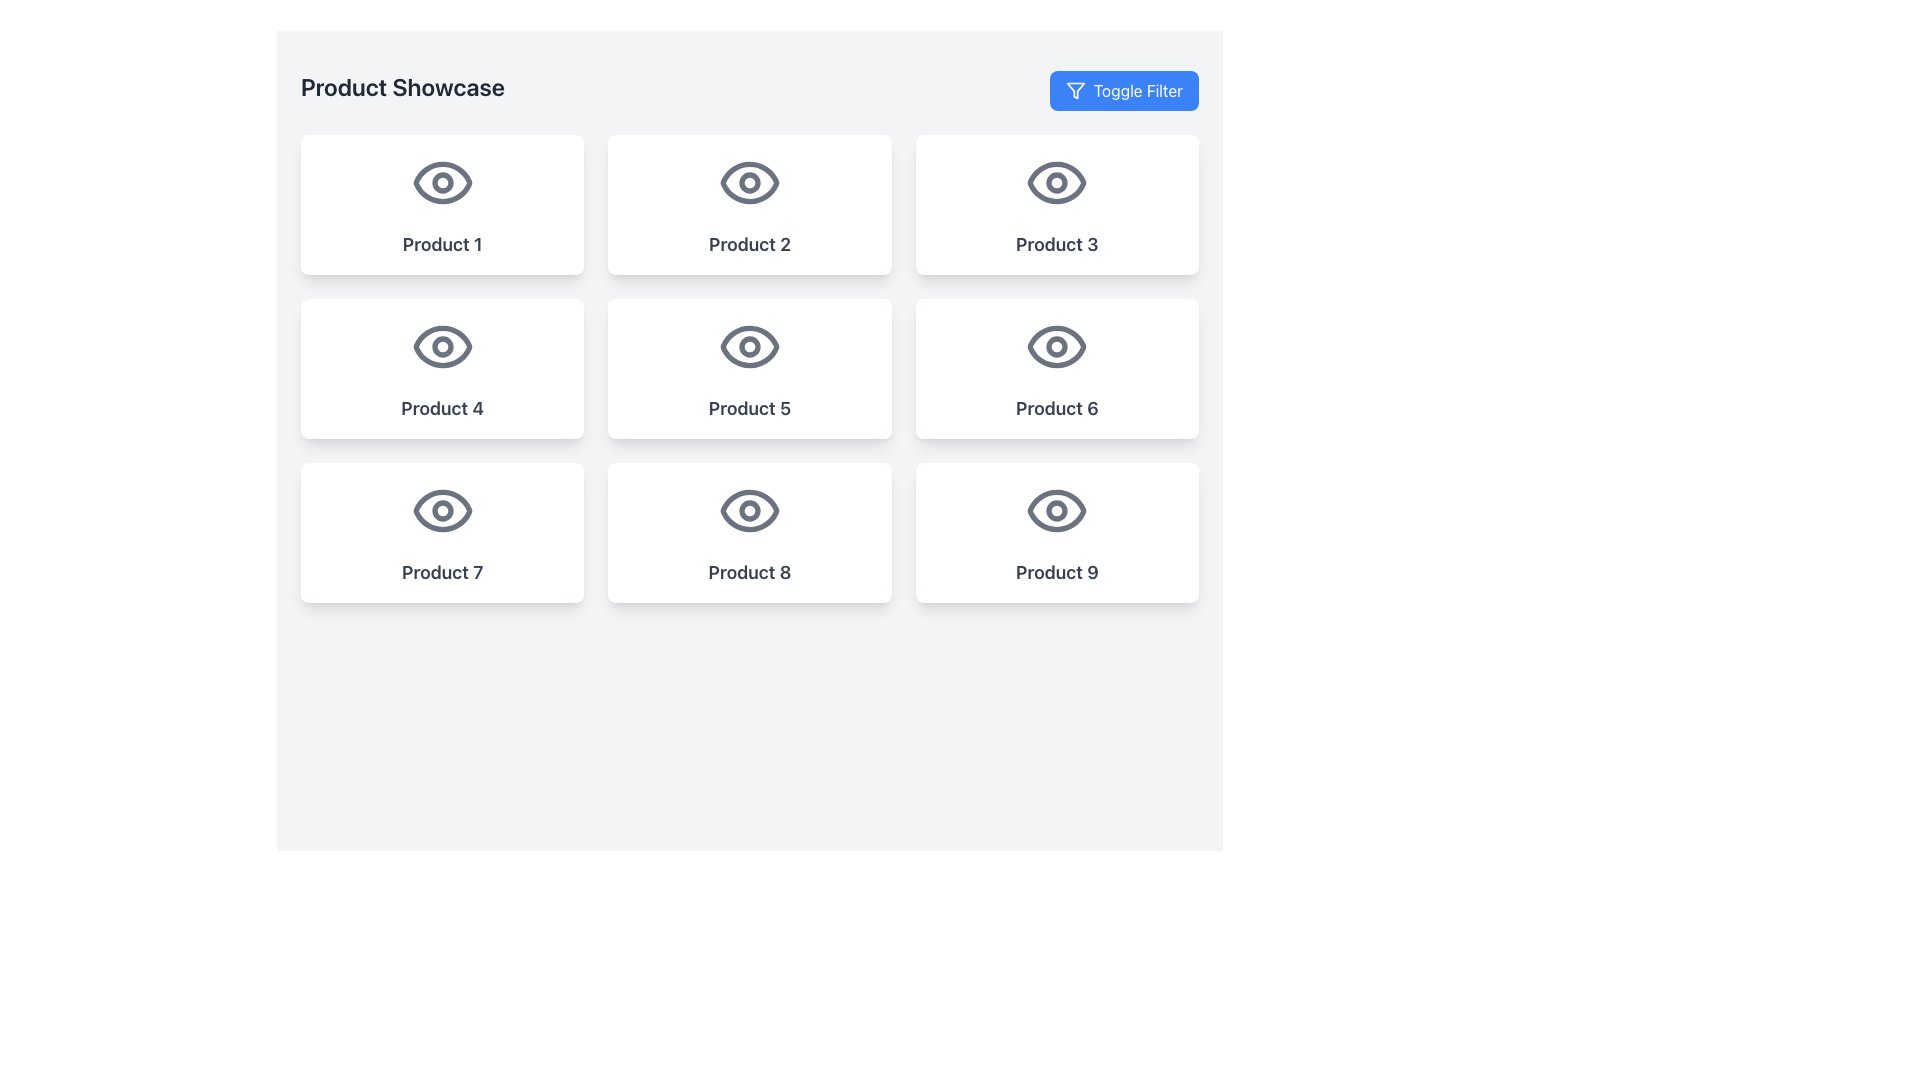 This screenshot has height=1080, width=1920. Describe the element at coordinates (441, 407) in the screenshot. I see `the 'Product 4' text label located in the second row and first column of the grid layout within its card, positioned at the bottom below the eye icon` at that location.